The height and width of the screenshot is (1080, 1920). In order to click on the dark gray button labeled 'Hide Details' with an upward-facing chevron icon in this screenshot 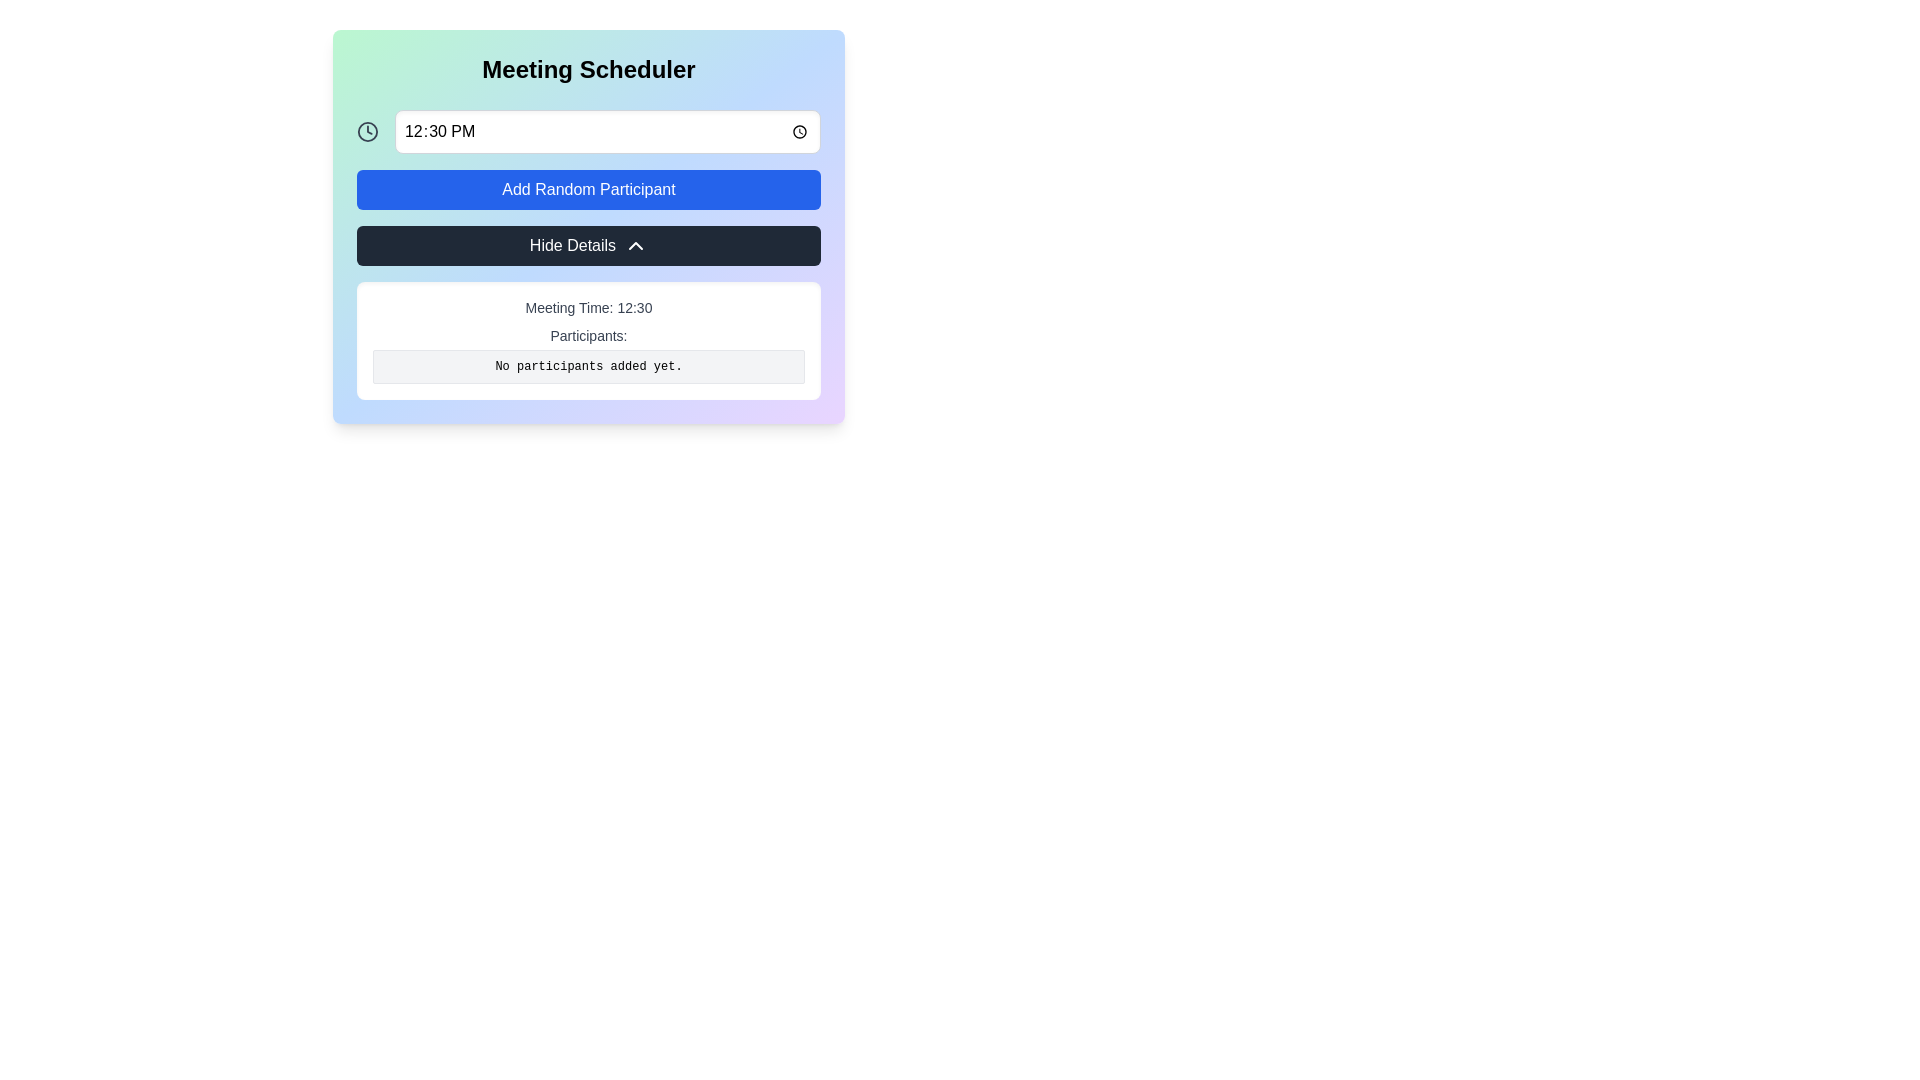, I will do `click(588, 245)`.